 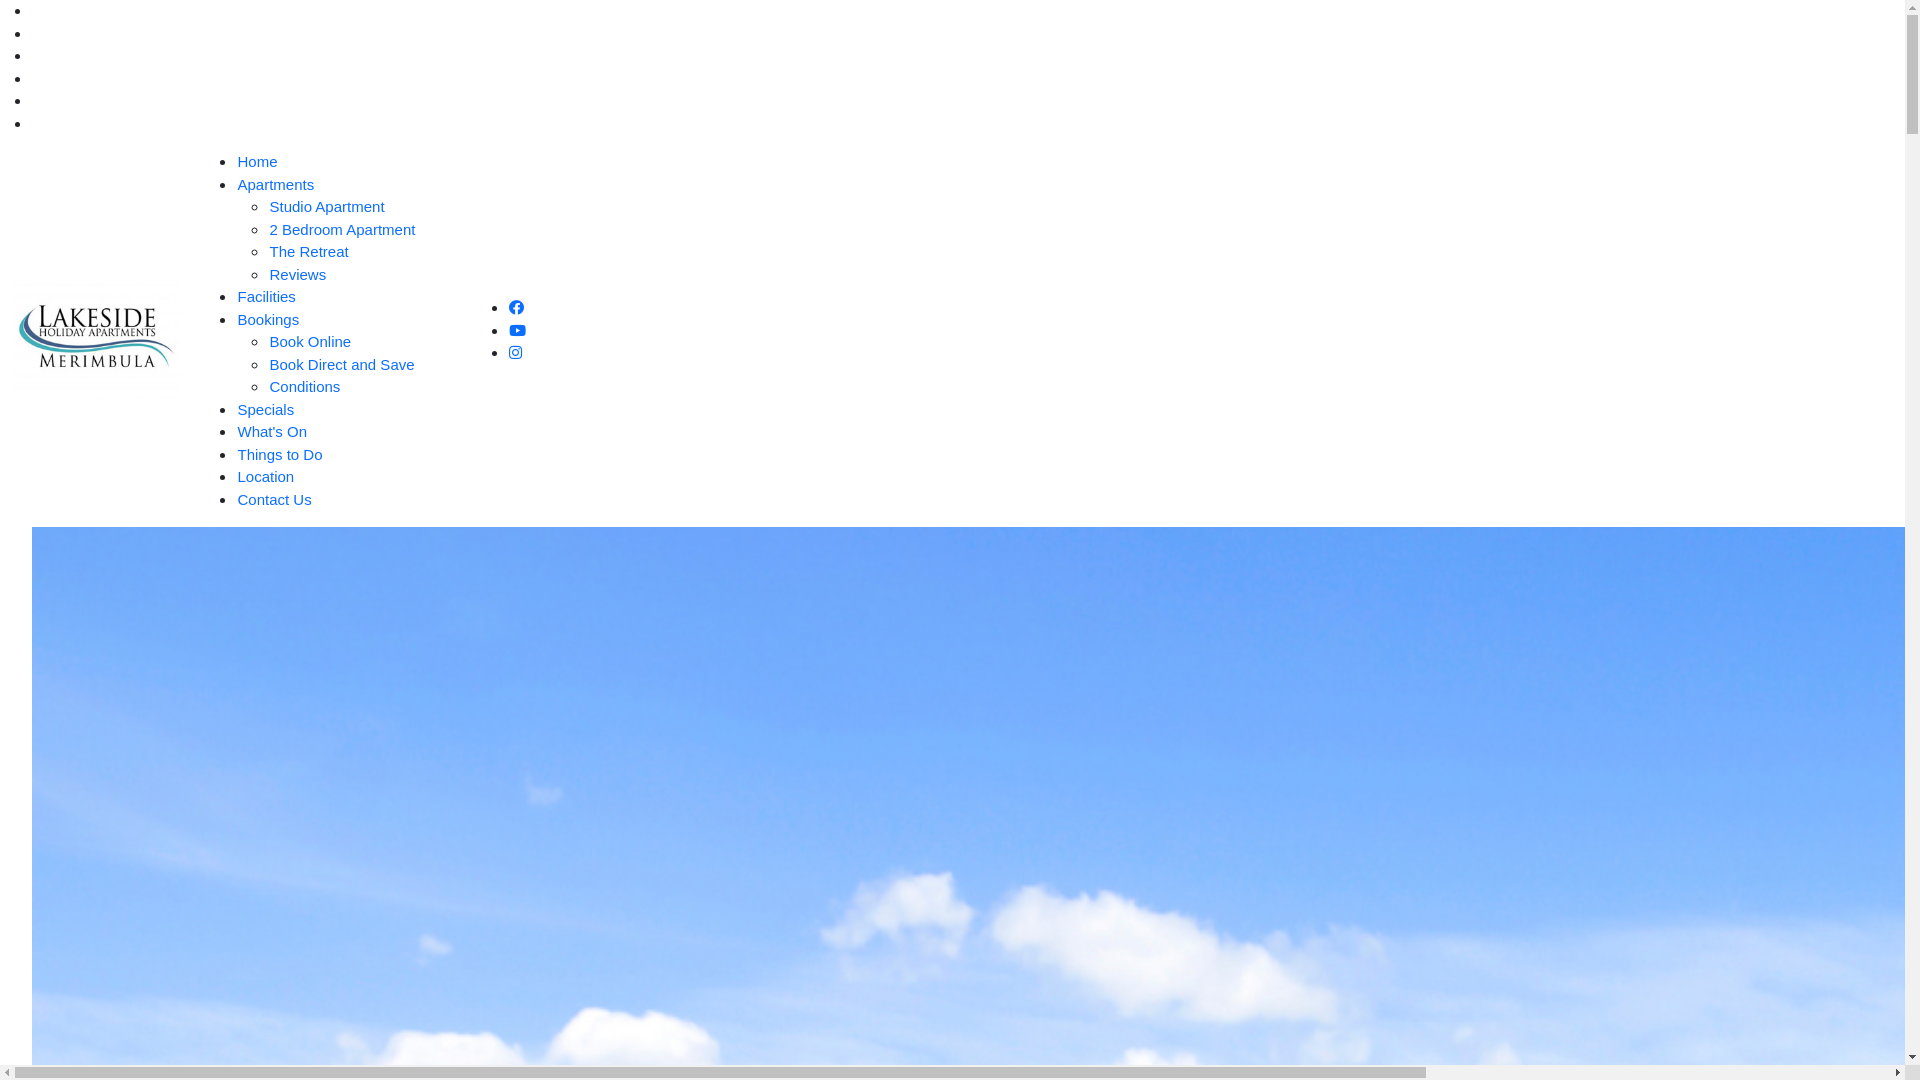 What do you see at coordinates (309, 340) in the screenshot?
I see `'Book Online'` at bounding box center [309, 340].